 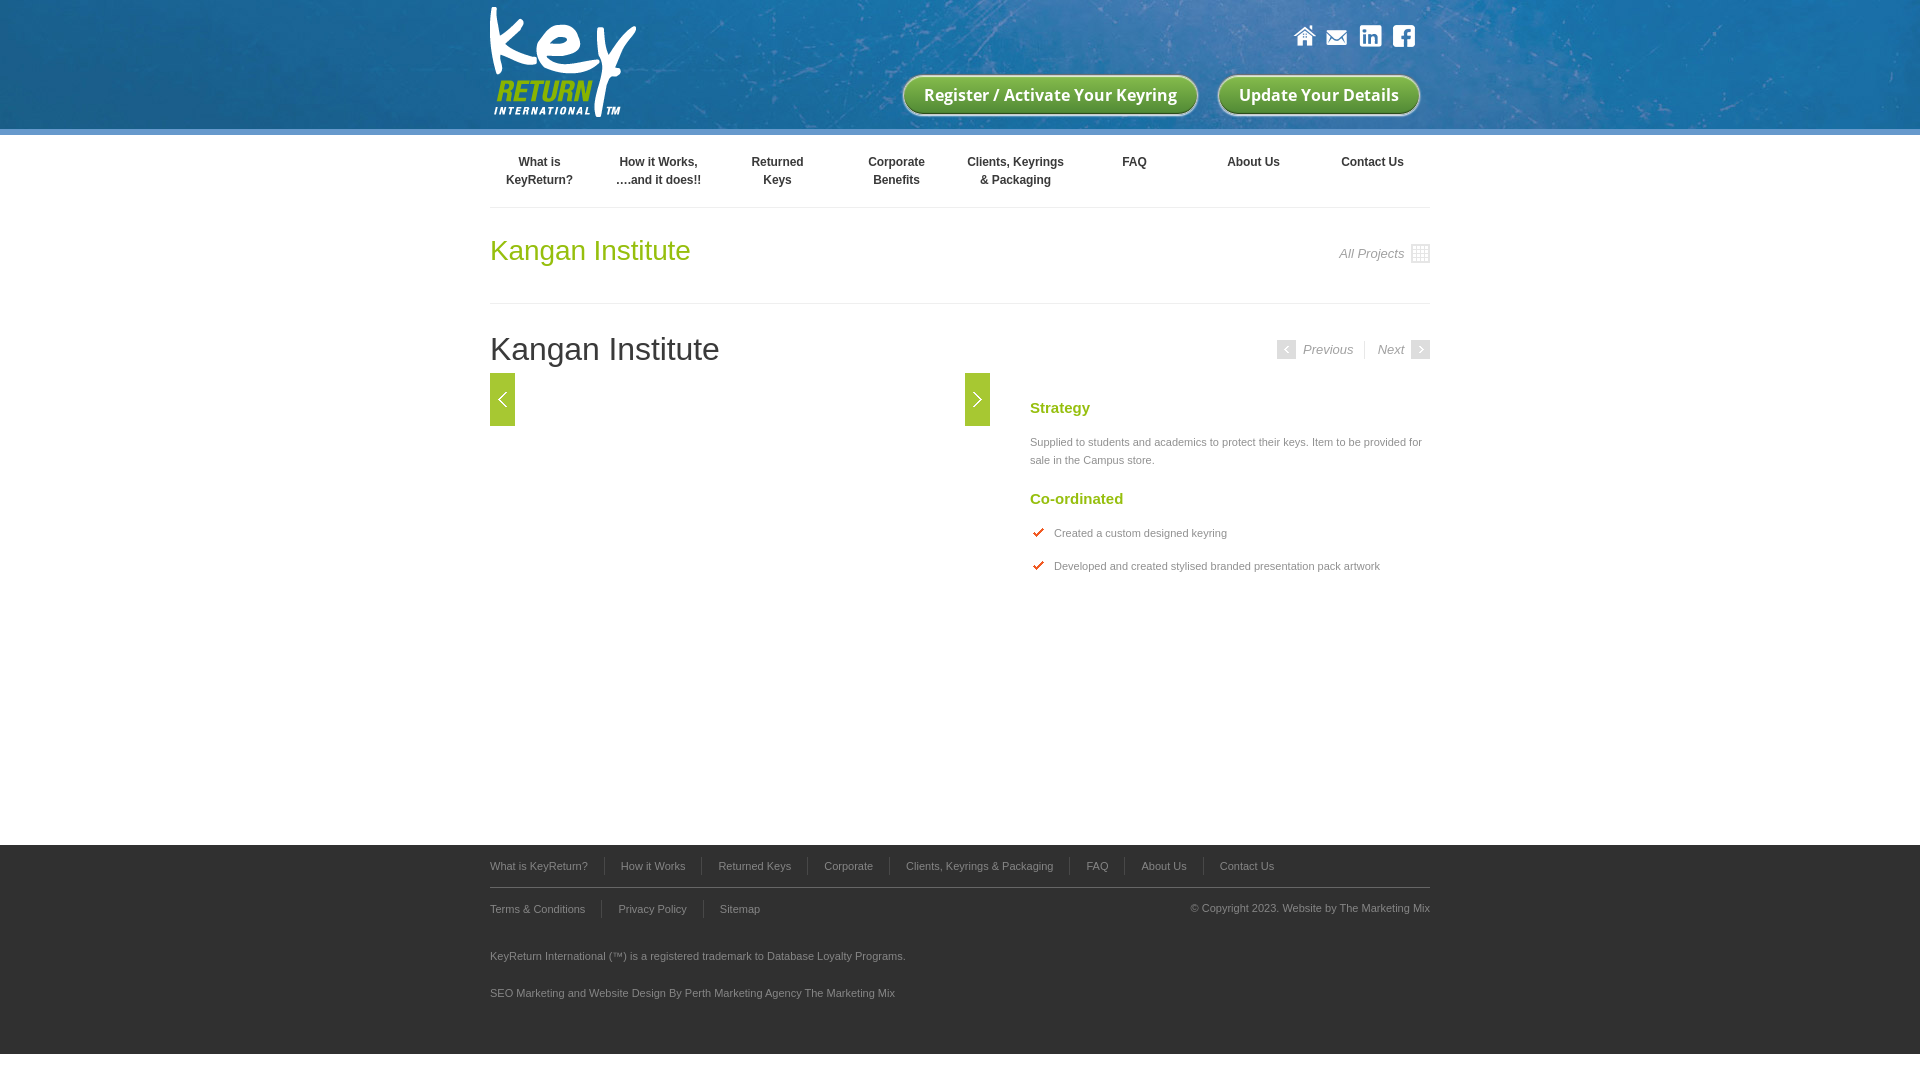 What do you see at coordinates (1049, 95) in the screenshot?
I see `'Register / Activate Your Keyring'` at bounding box center [1049, 95].